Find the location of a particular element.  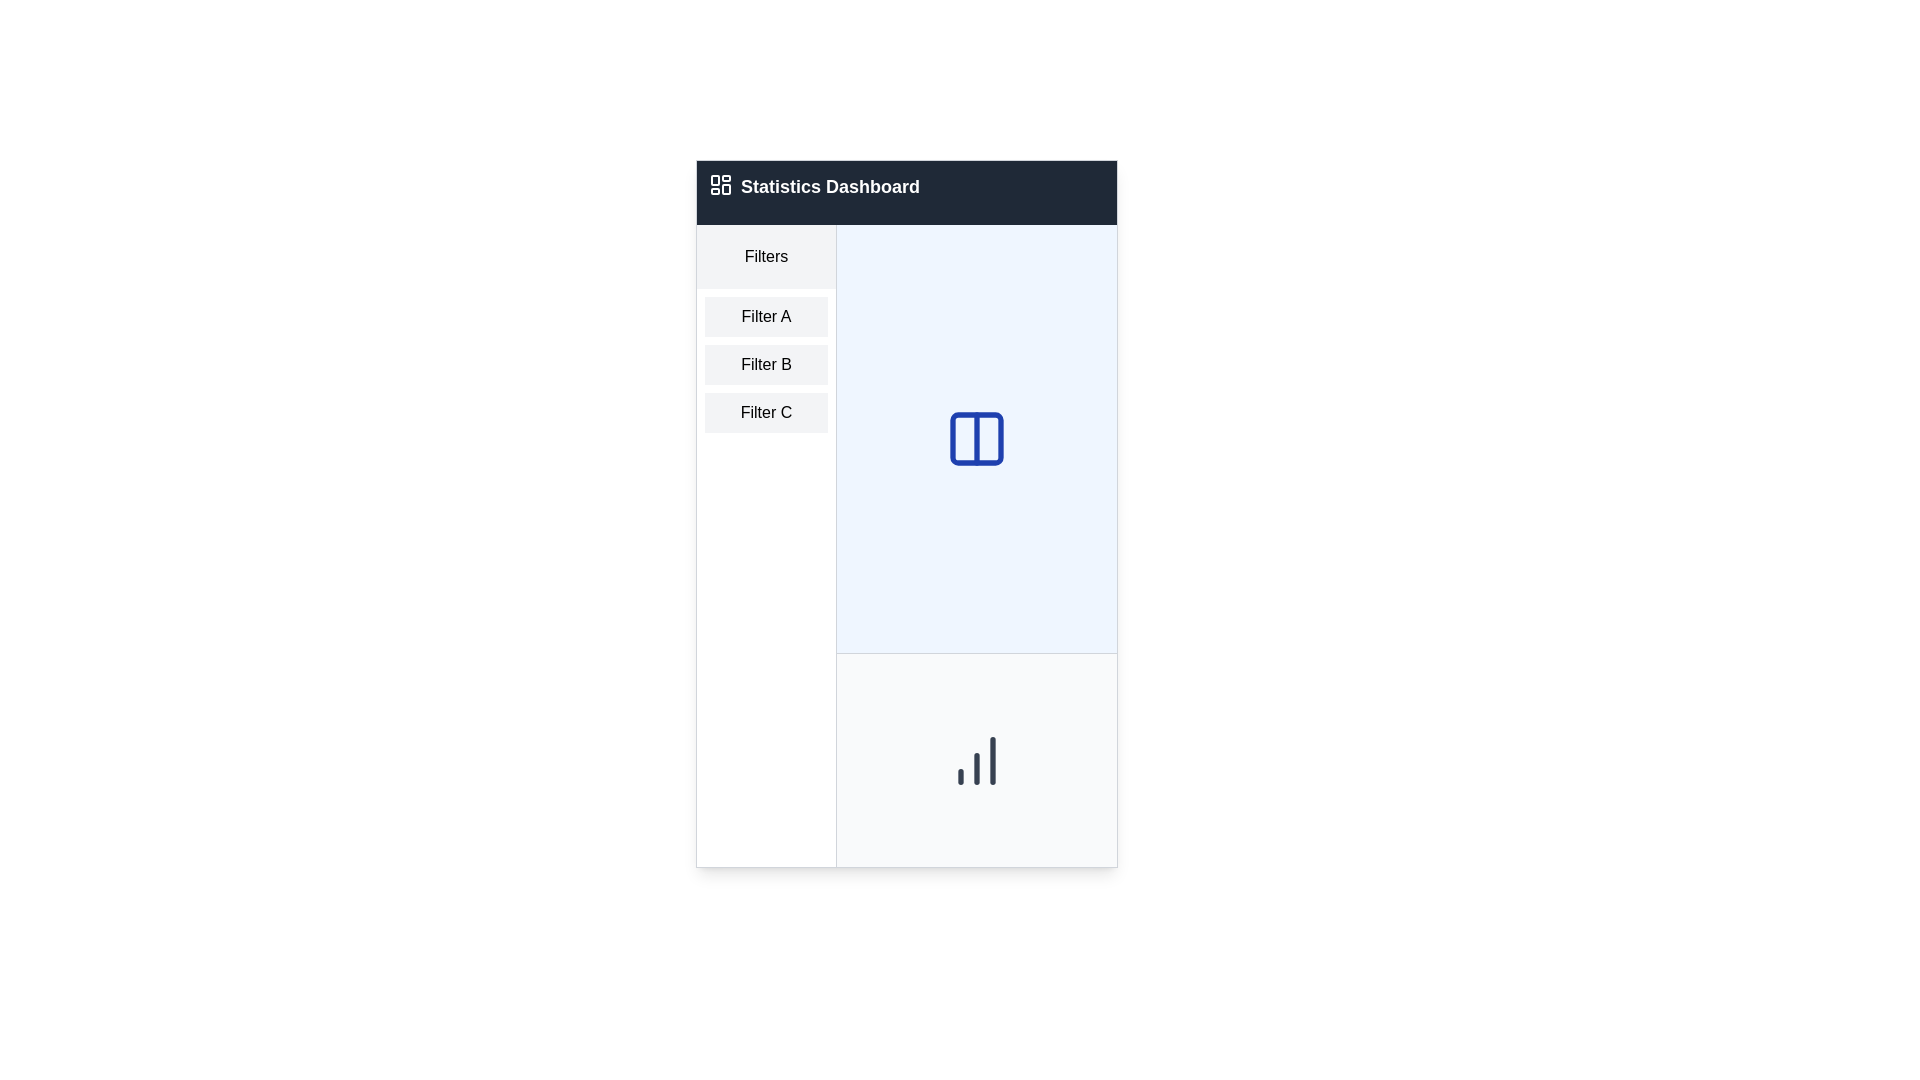

the Header bar with the title 'Statistics Dashboard' and an icon resembling a dashboard layout, which is styled with a dark gray background and white text is located at coordinates (906, 192).